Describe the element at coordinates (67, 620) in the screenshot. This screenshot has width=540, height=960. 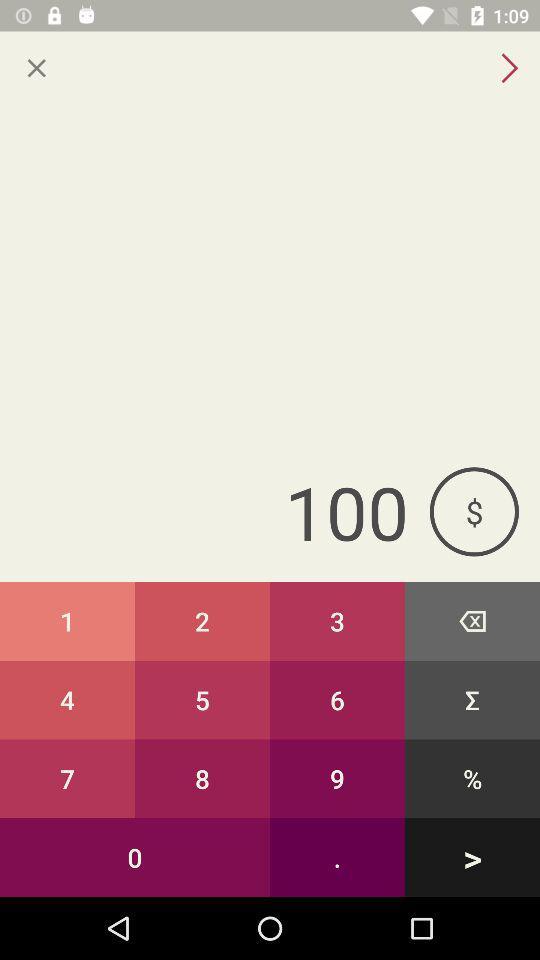
I see `the button next to 2 button` at that location.